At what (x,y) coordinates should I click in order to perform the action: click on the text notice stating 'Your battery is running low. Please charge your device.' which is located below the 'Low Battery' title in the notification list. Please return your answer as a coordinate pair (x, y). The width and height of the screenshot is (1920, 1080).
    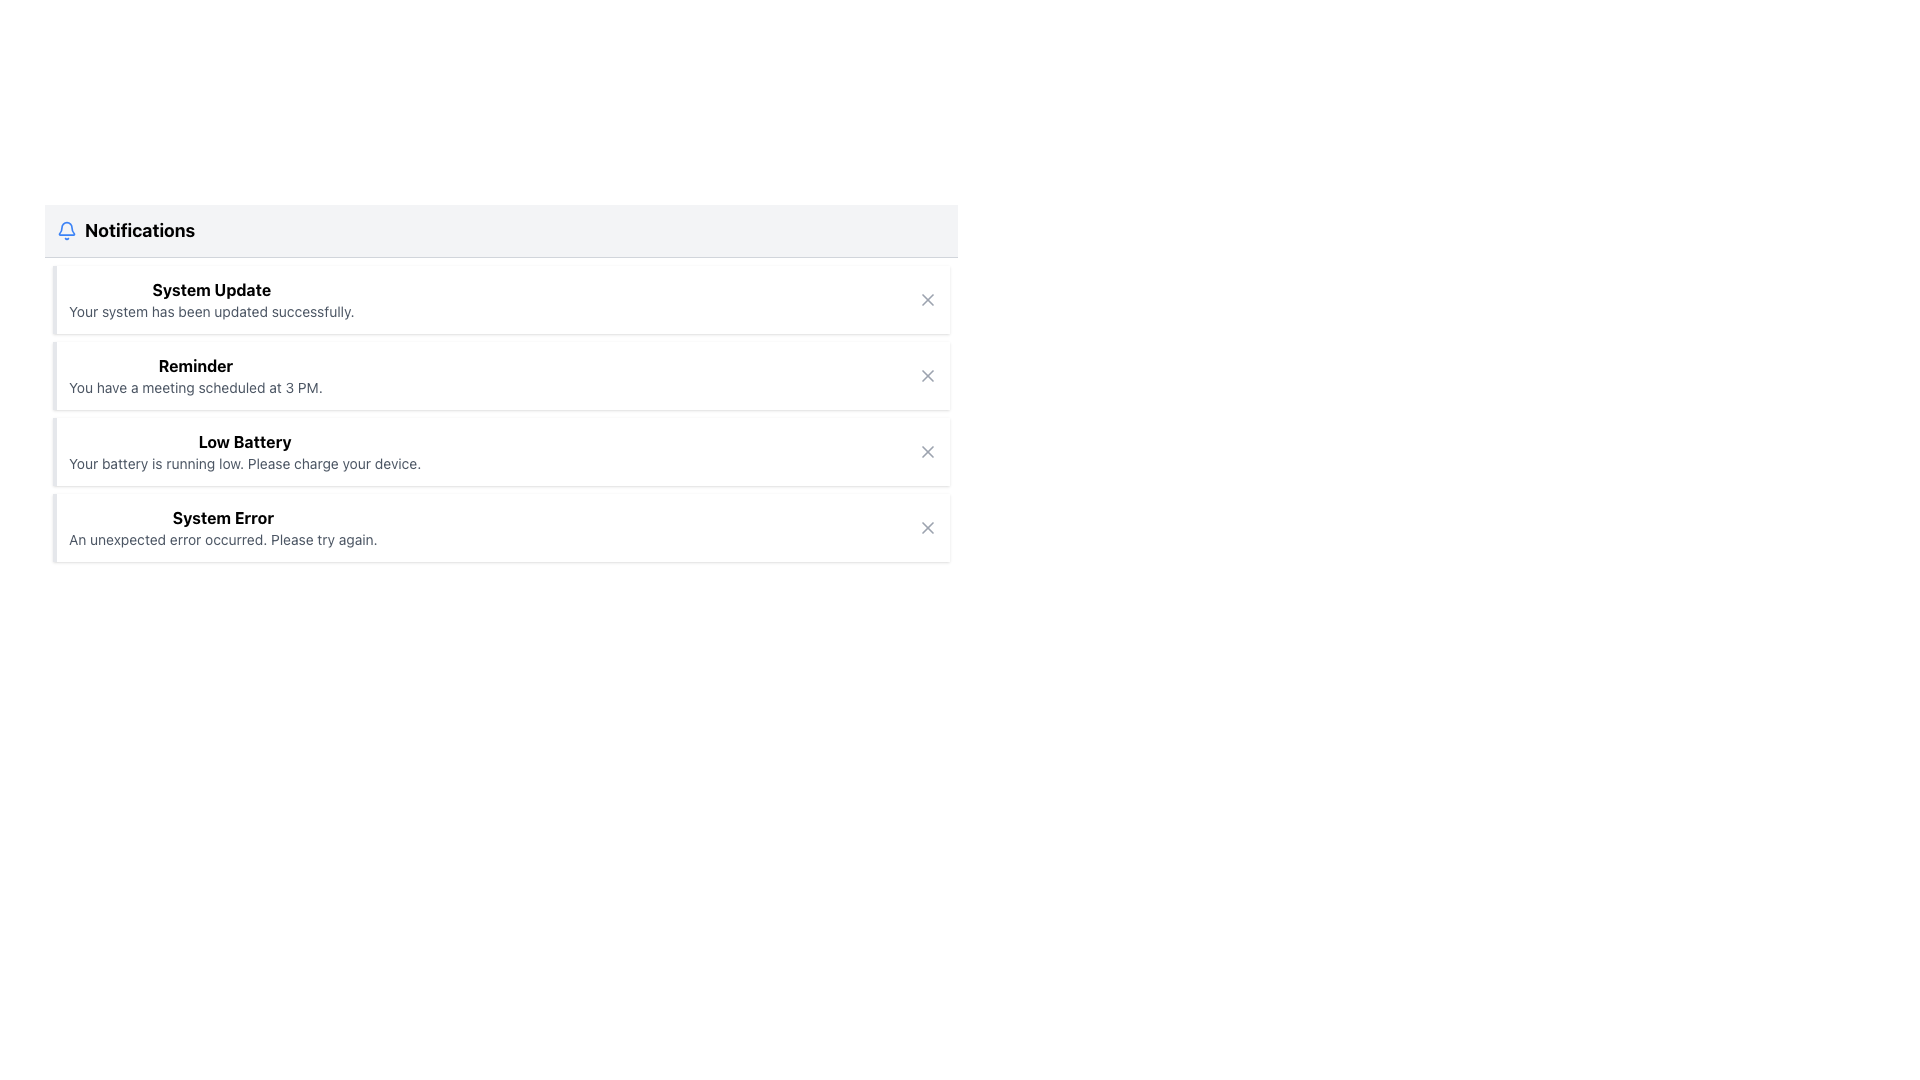
    Looking at the image, I should click on (244, 463).